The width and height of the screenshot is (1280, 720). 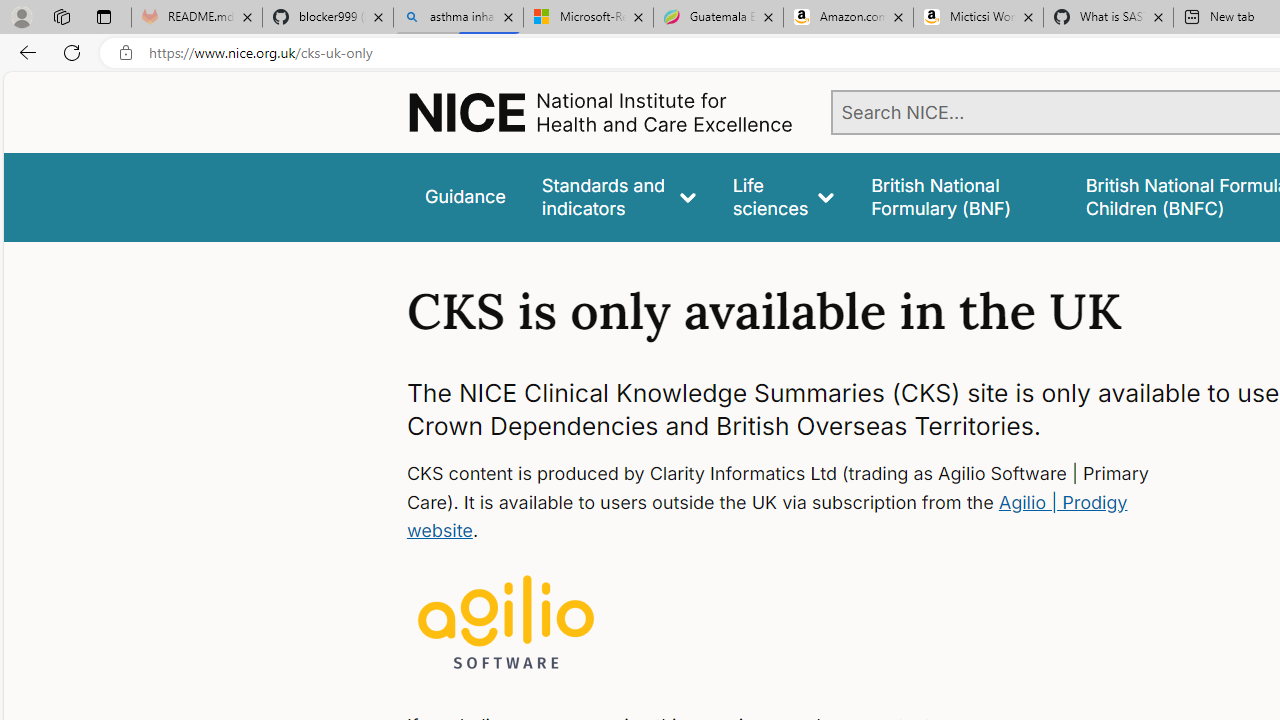 What do you see at coordinates (960, 197) in the screenshot?
I see `'false'` at bounding box center [960, 197].